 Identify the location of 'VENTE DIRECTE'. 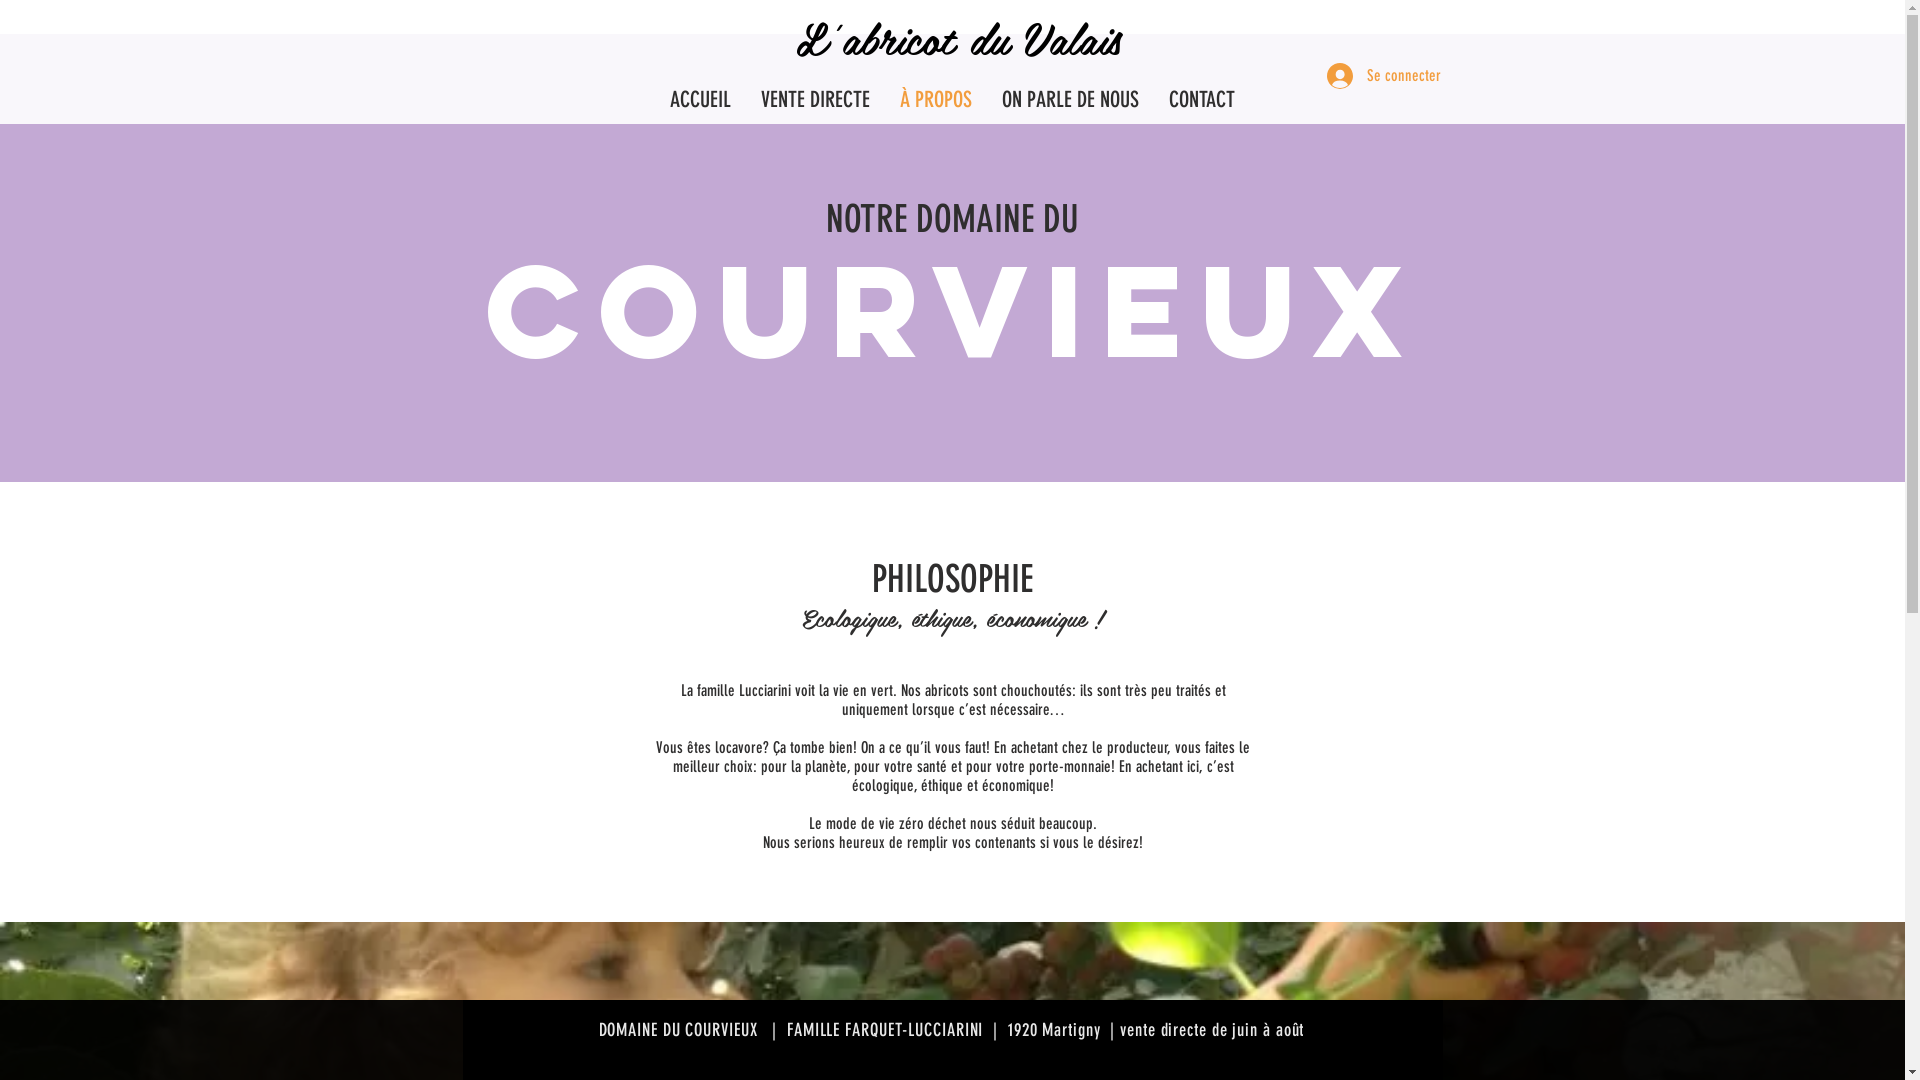
(744, 99).